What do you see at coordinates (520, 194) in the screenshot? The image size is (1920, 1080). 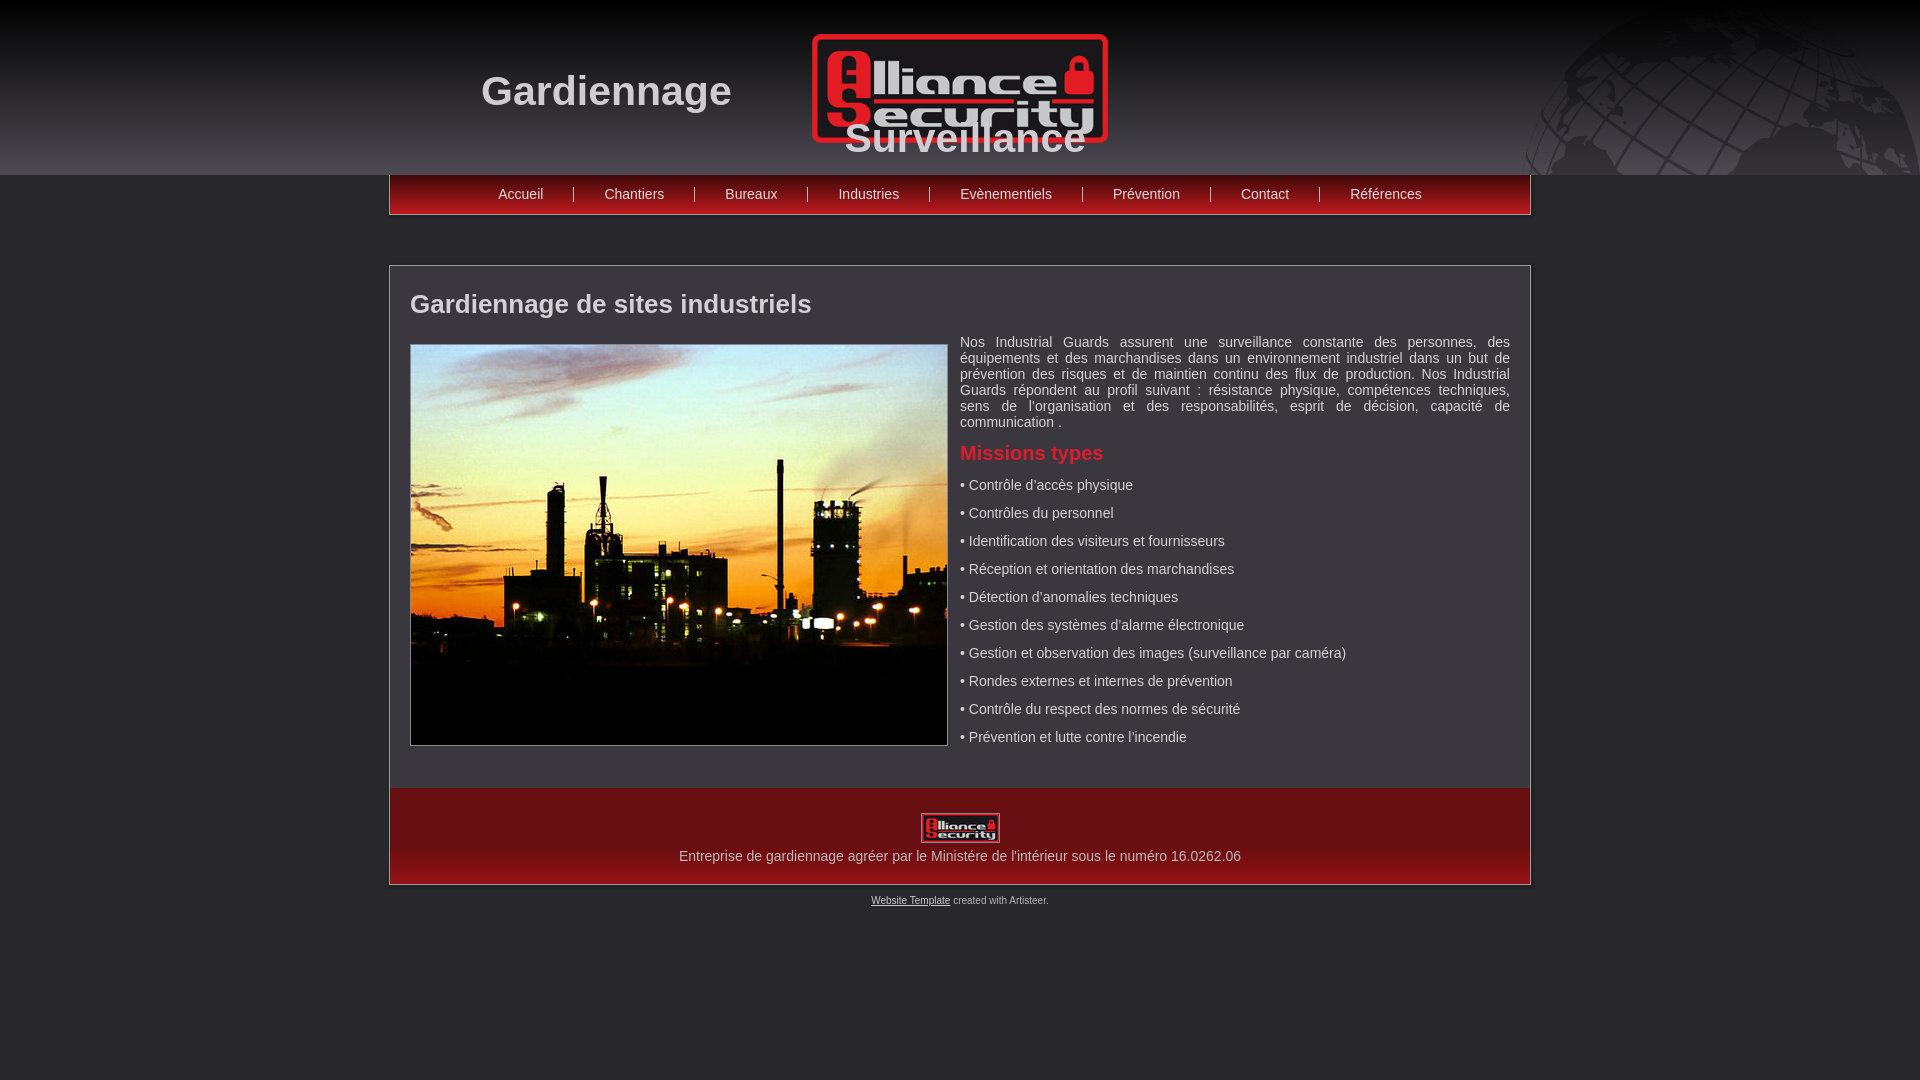 I see `'Accueil'` at bounding box center [520, 194].